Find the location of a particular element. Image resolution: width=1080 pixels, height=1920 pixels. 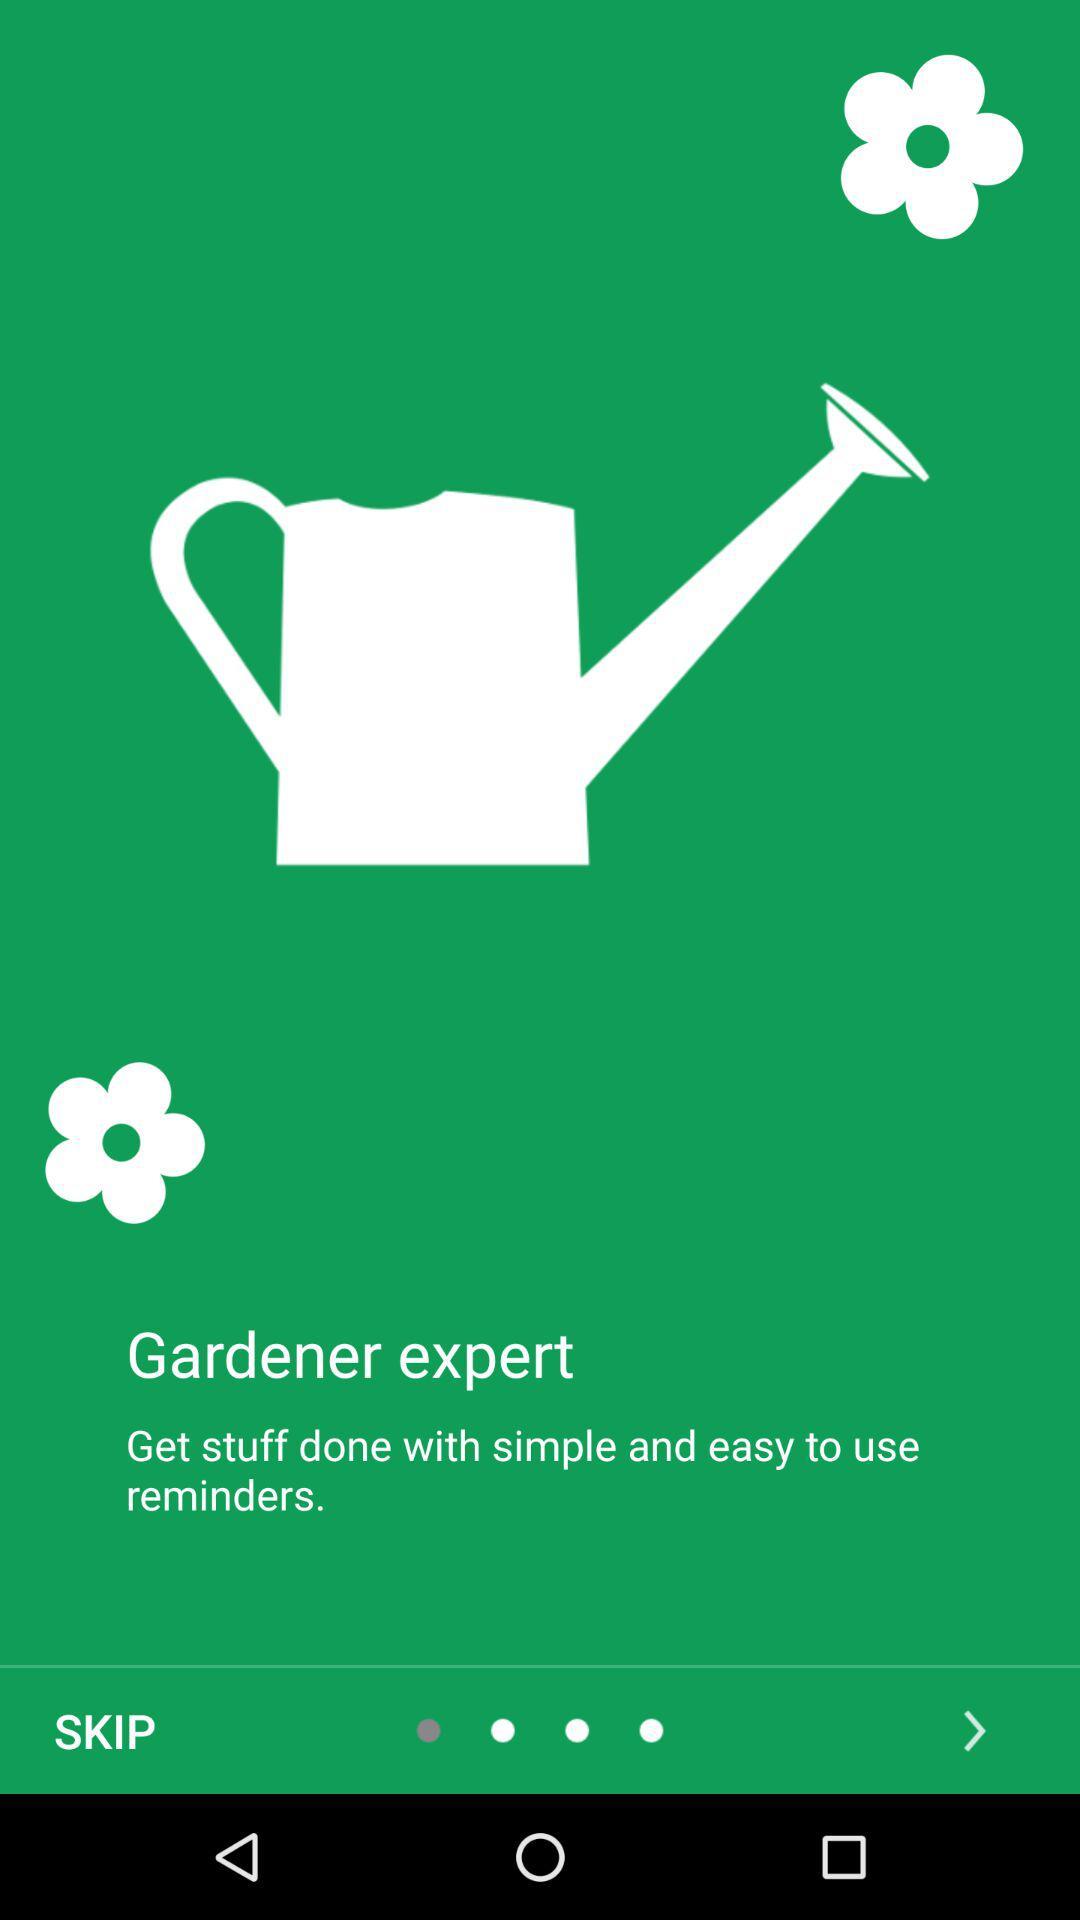

icon below the get stuff done icon is located at coordinates (974, 1730).